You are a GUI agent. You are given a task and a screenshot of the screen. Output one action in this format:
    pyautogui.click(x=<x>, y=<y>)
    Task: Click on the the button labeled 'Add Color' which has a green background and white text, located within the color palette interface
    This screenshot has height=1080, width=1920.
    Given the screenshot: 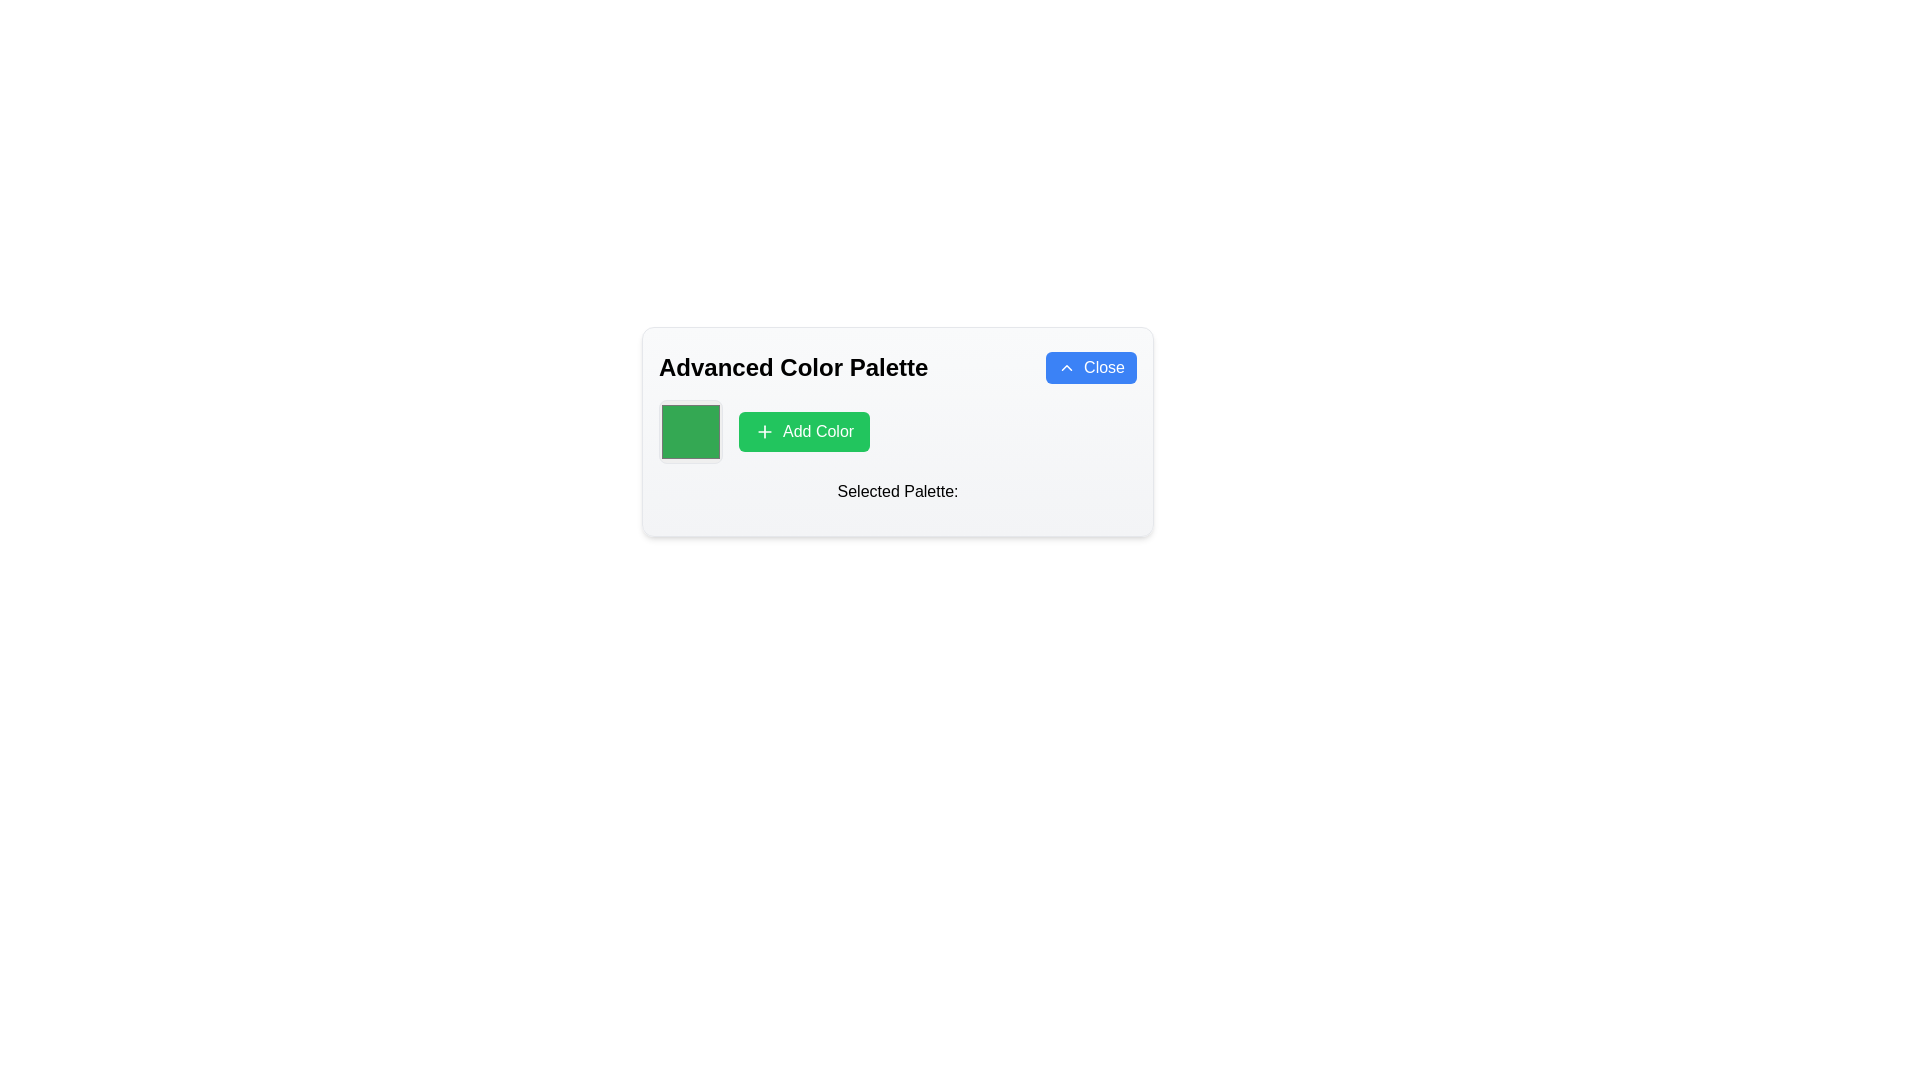 What is the action you would take?
    pyautogui.click(x=818, y=431)
    